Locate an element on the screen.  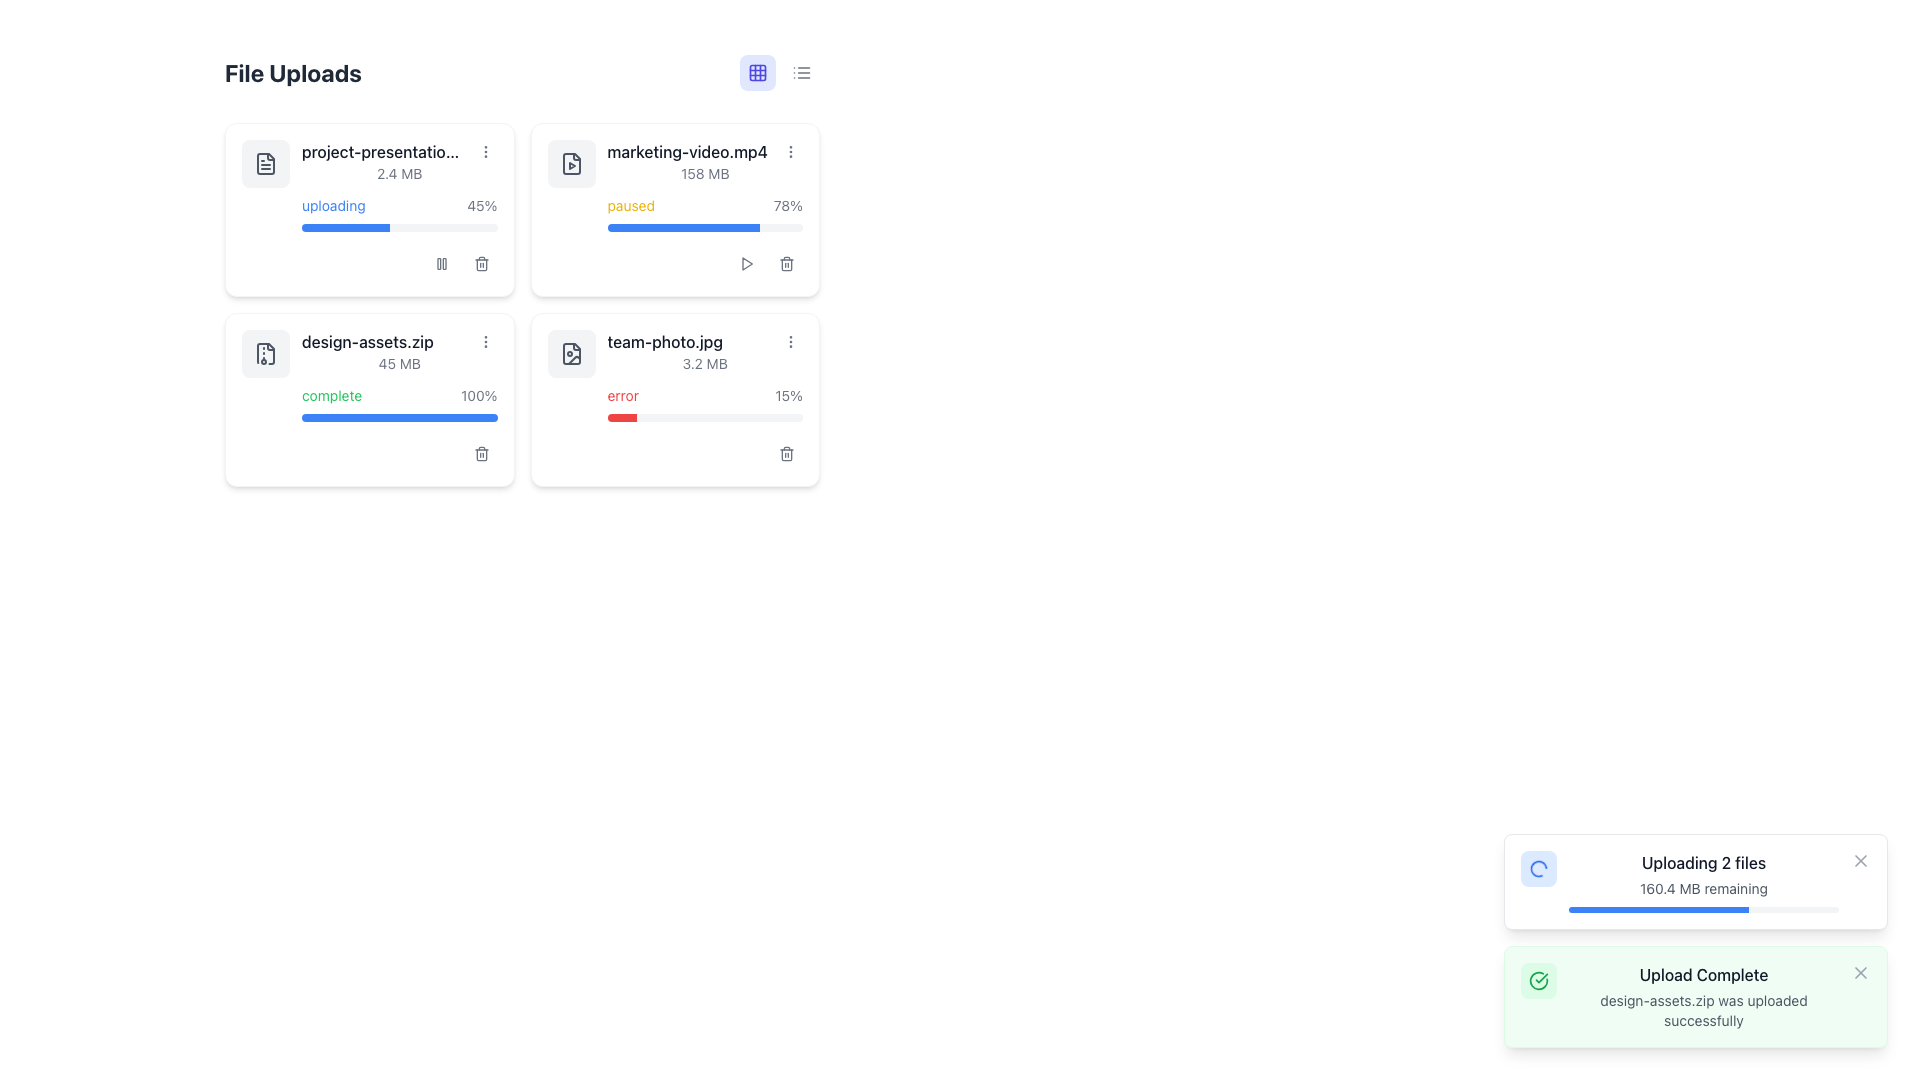
the third file upload card in the 2x2 grid layout is located at coordinates (369, 375).